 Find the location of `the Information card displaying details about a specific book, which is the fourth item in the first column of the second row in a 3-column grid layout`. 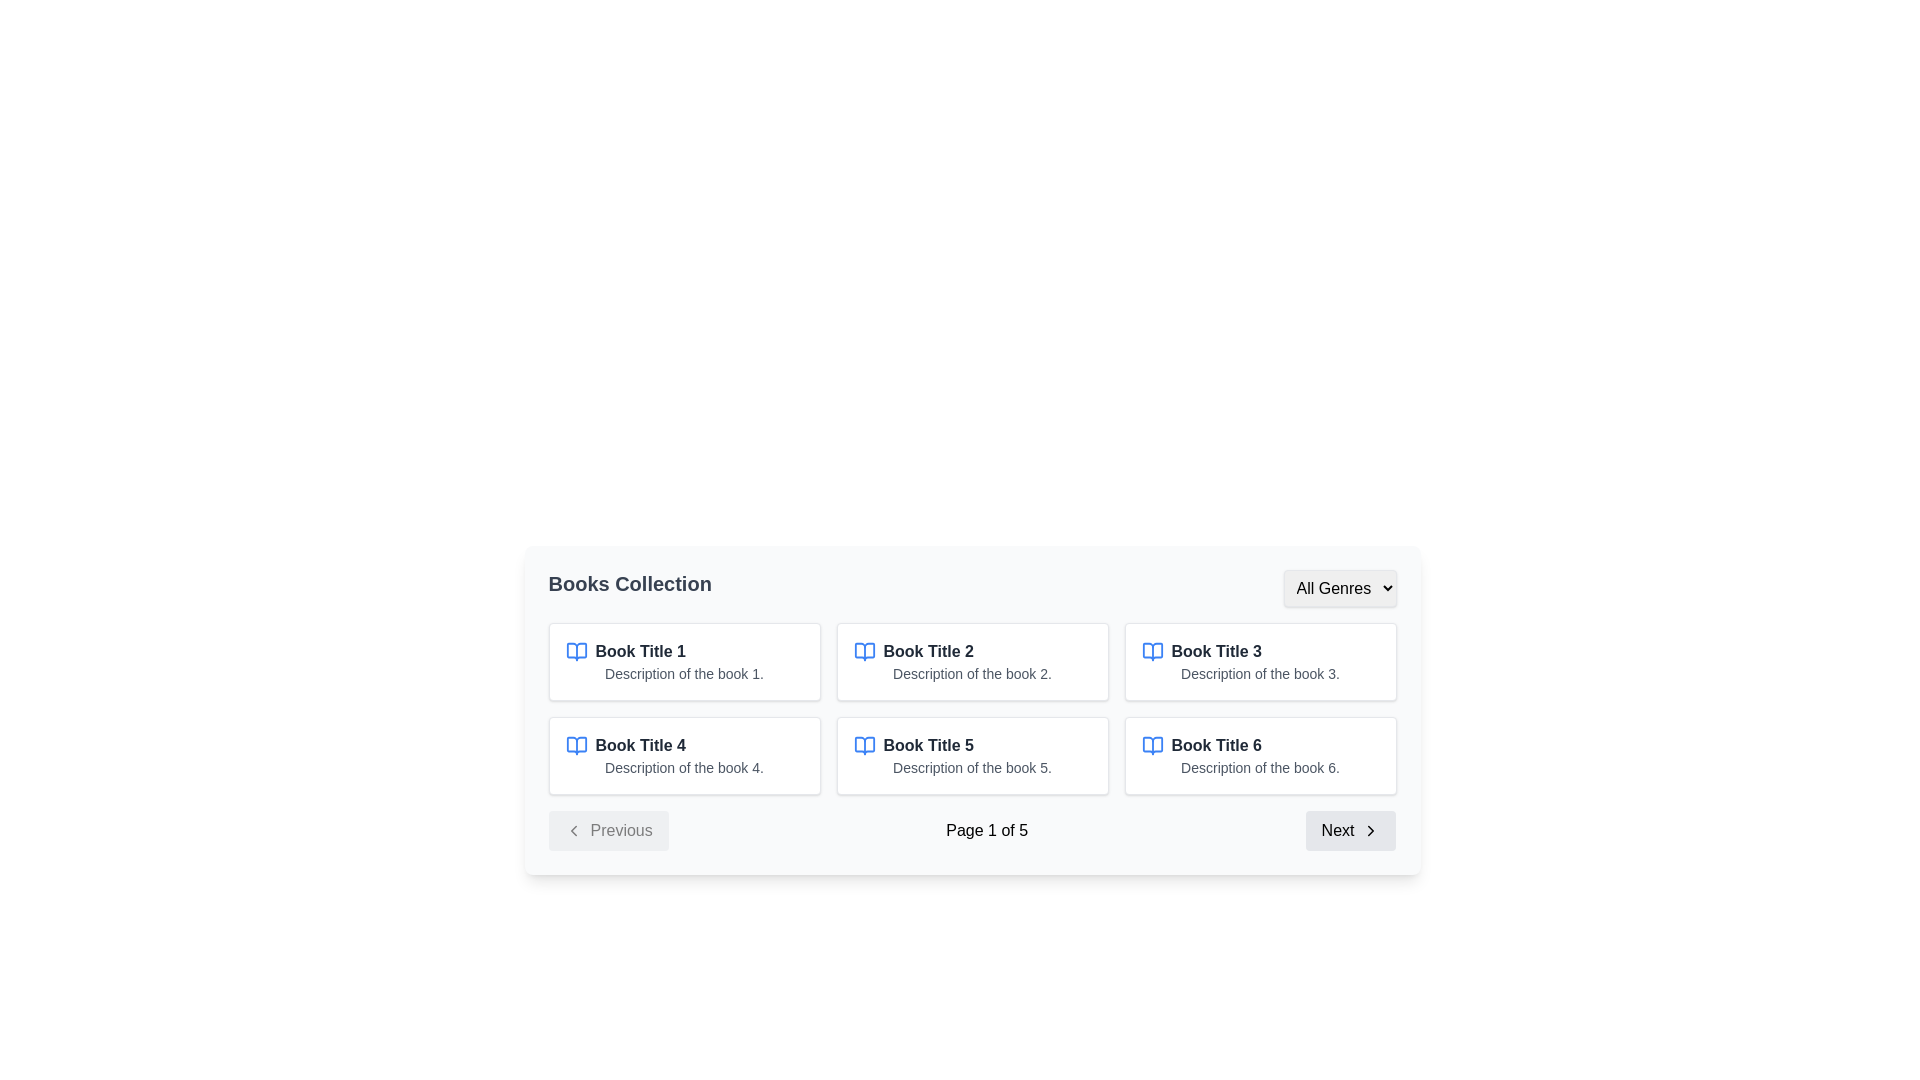

the Information card displaying details about a specific book, which is the fourth item in the first column of the second row in a 3-column grid layout is located at coordinates (684, 756).